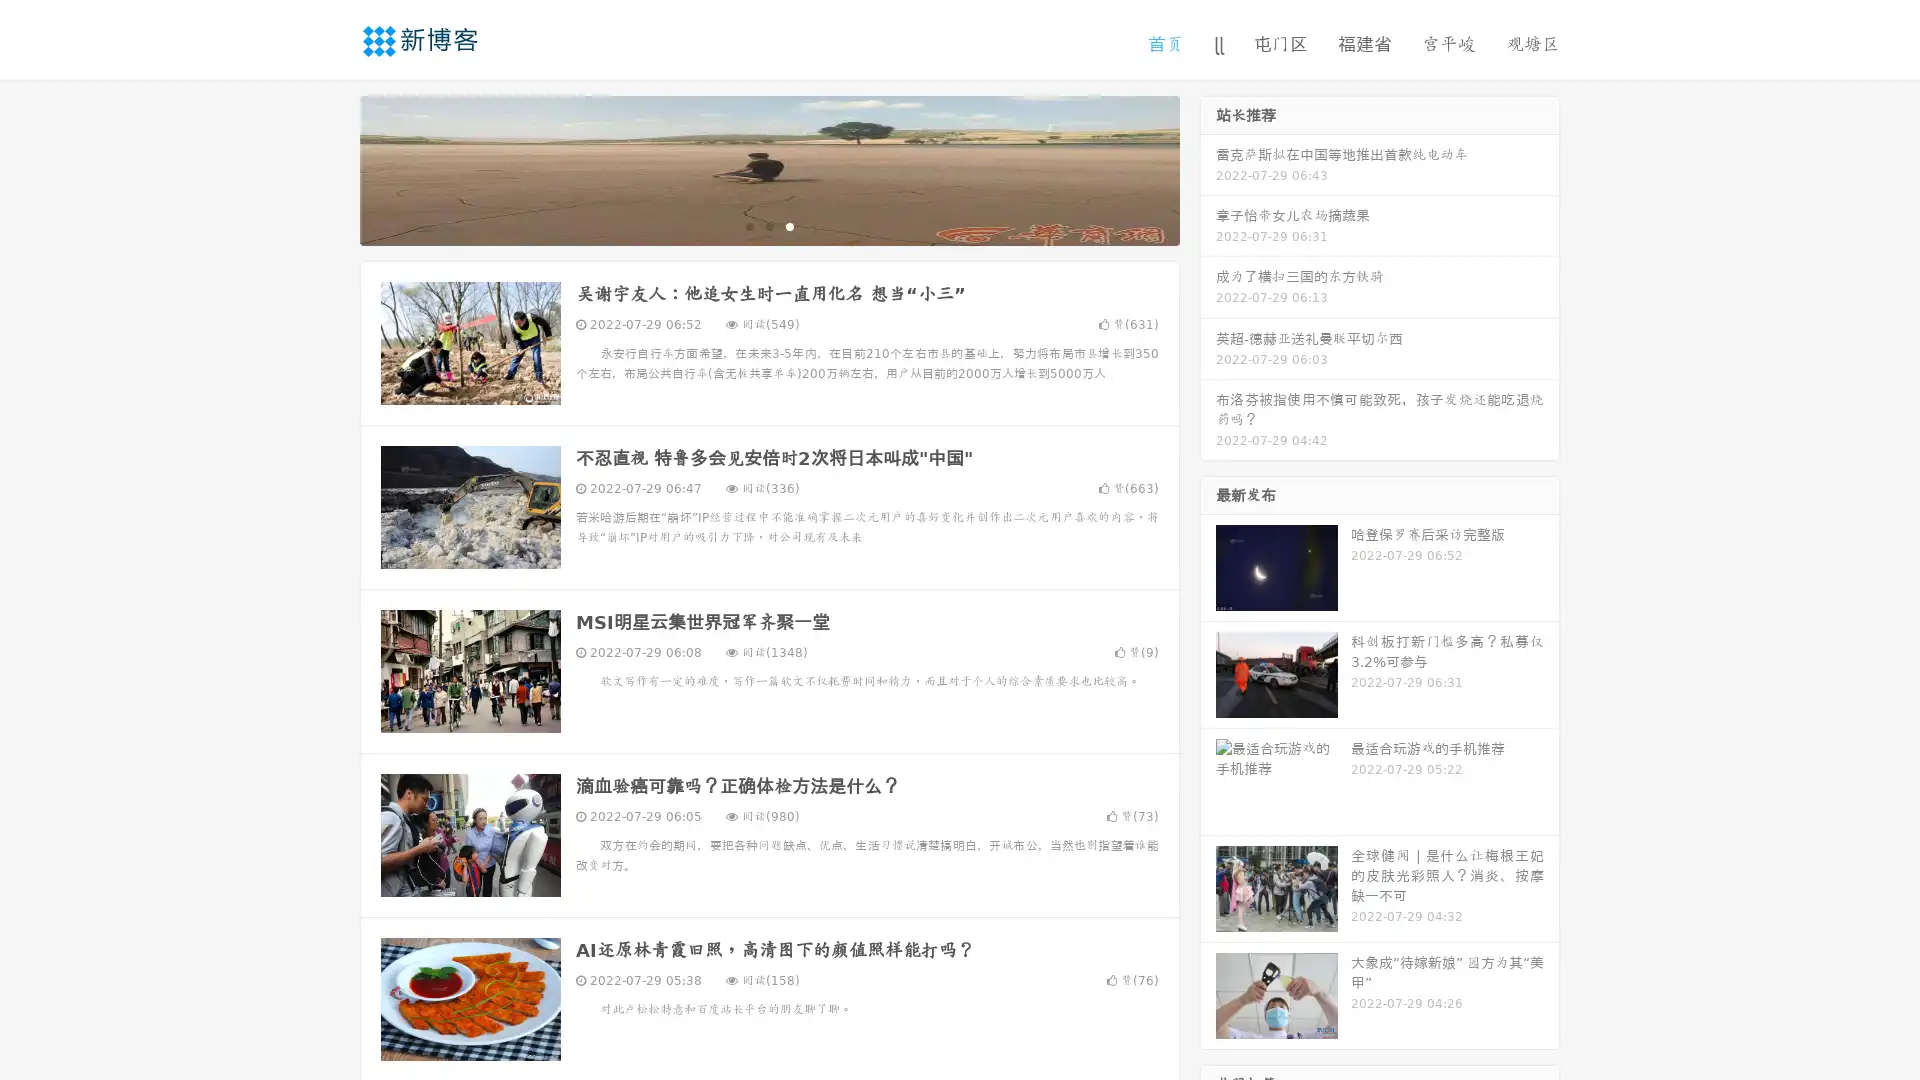 The image size is (1920, 1080). What do you see at coordinates (748, 225) in the screenshot?
I see `Go to slide 1` at bounding box center [748, 225].